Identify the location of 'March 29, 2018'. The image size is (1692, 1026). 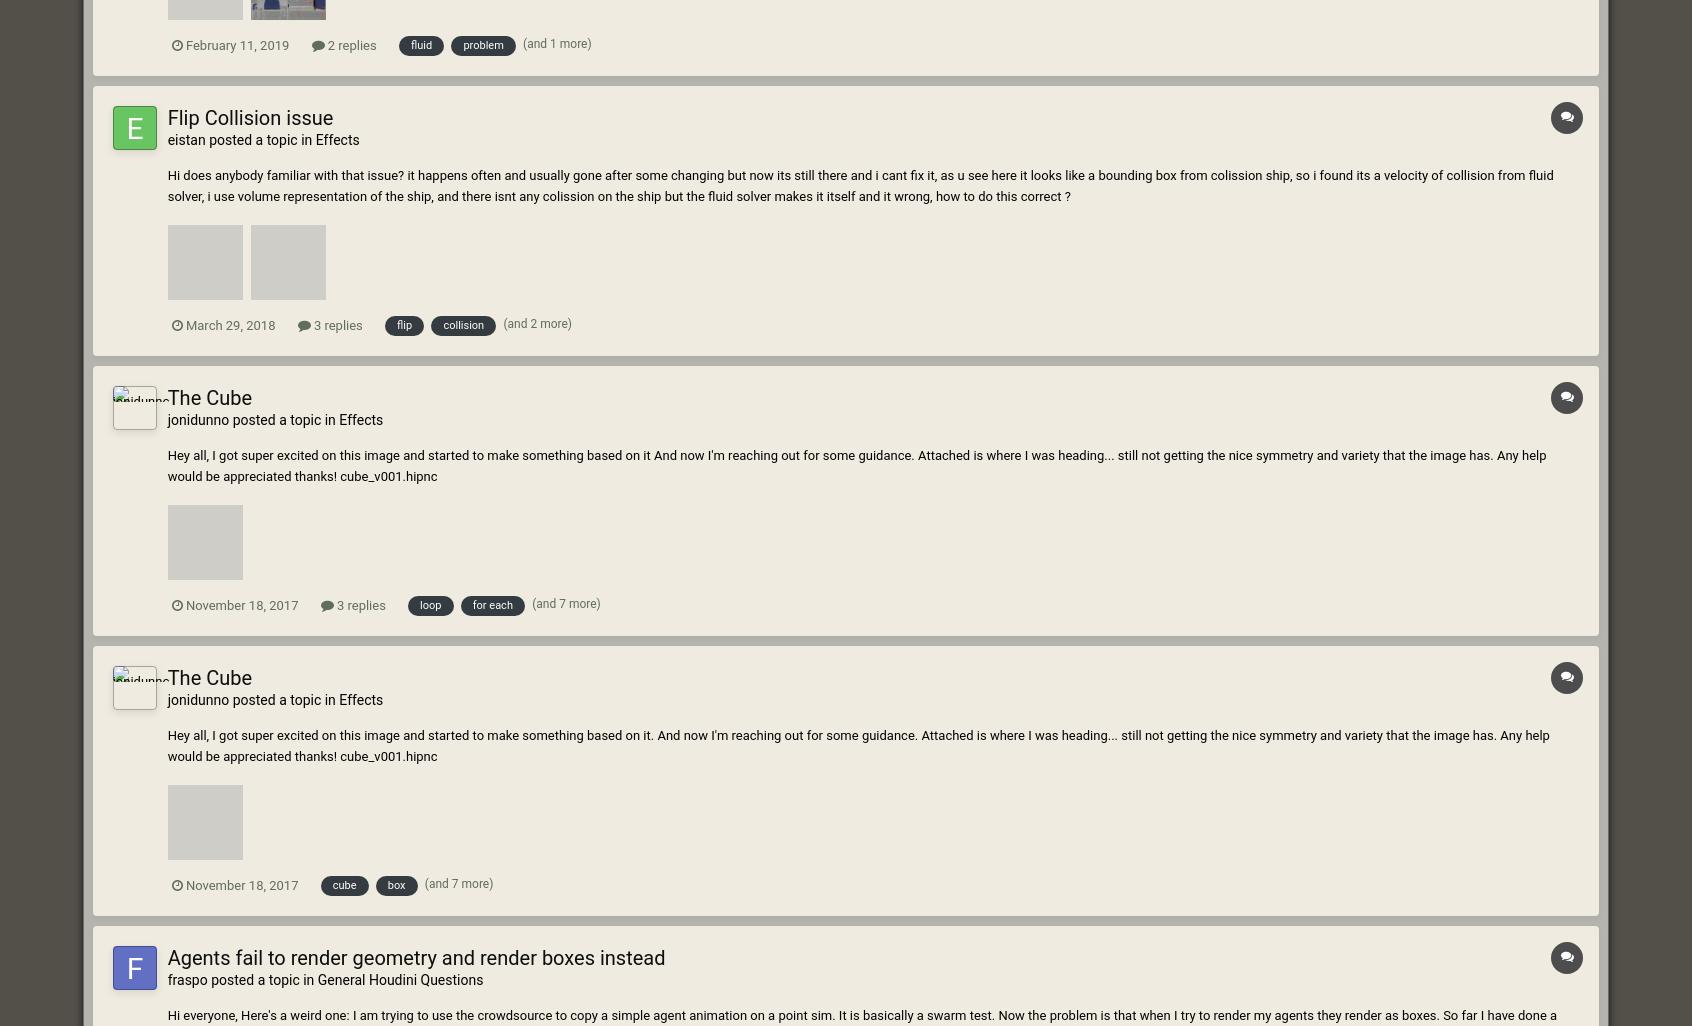
(229, 324).